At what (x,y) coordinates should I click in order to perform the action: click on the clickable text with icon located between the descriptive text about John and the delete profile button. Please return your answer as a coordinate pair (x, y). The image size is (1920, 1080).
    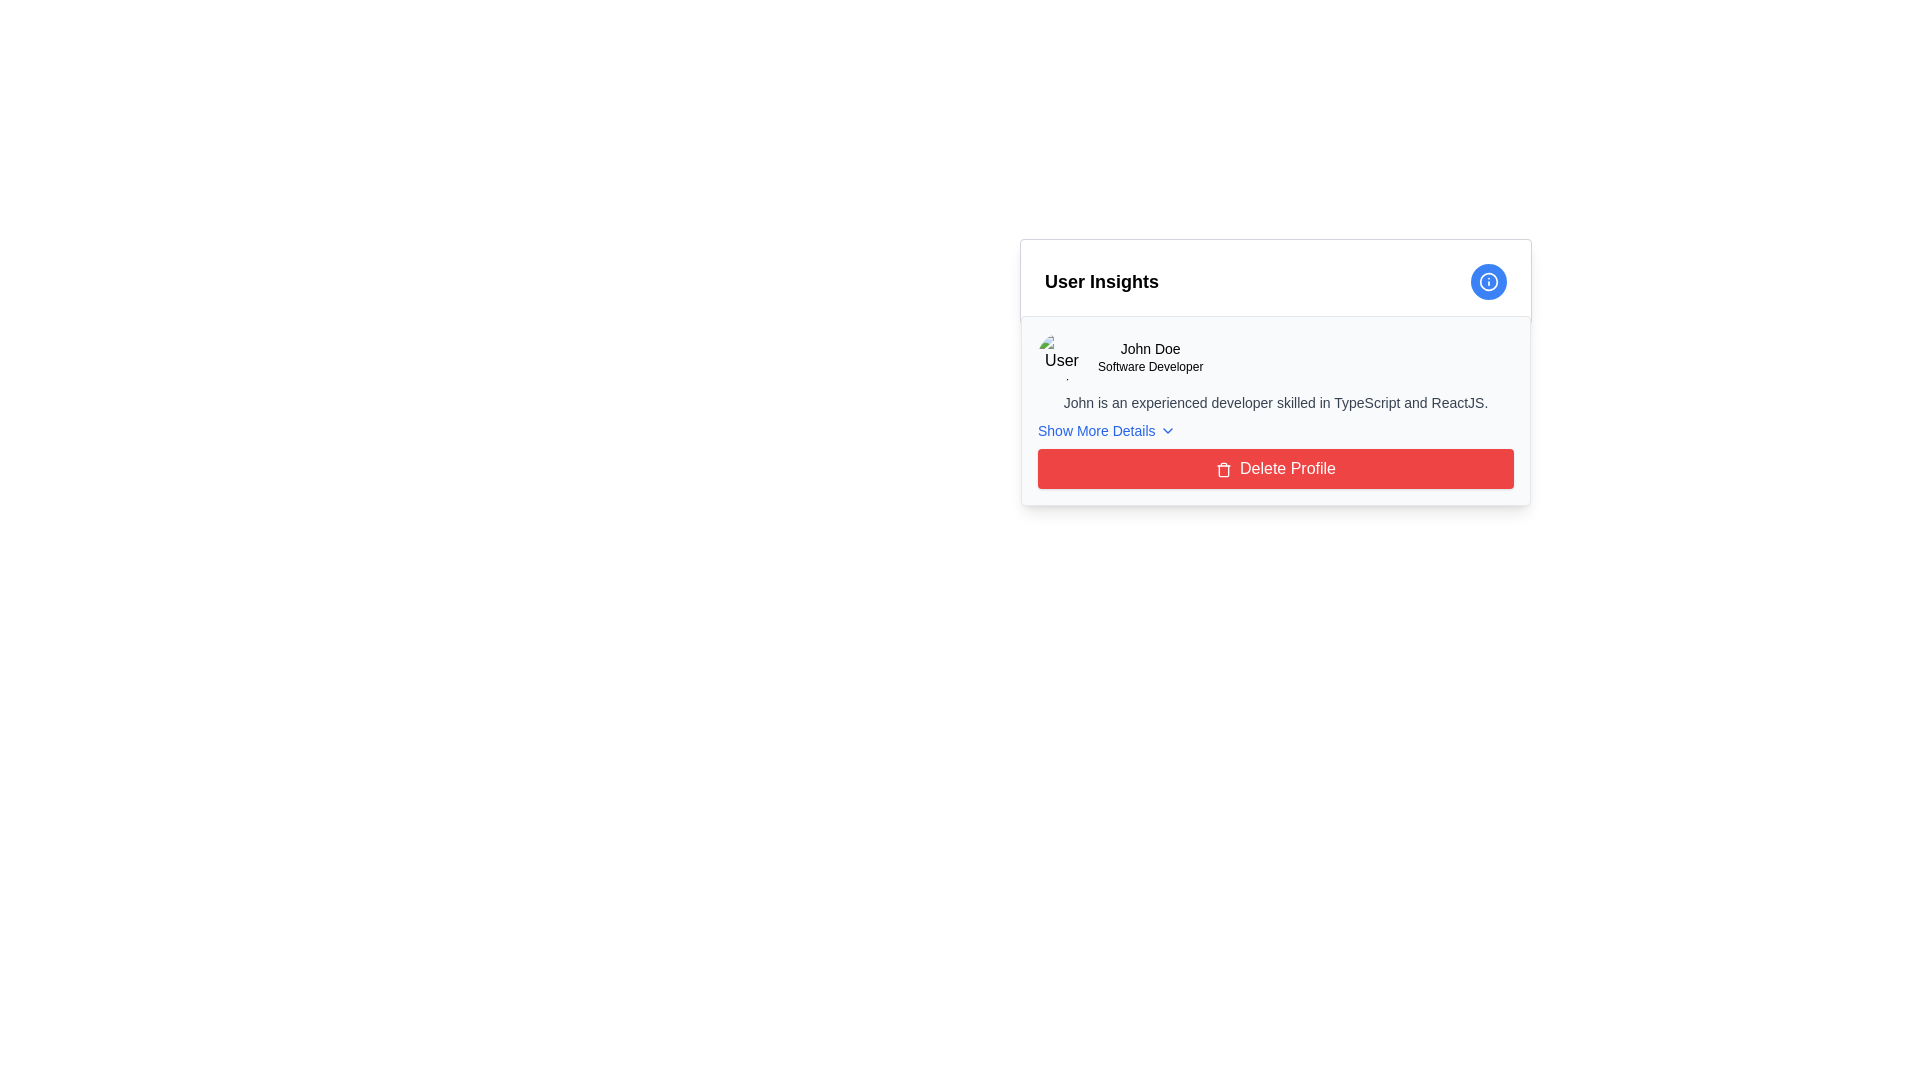
    Looking at the image, I should click on (1105, 430).